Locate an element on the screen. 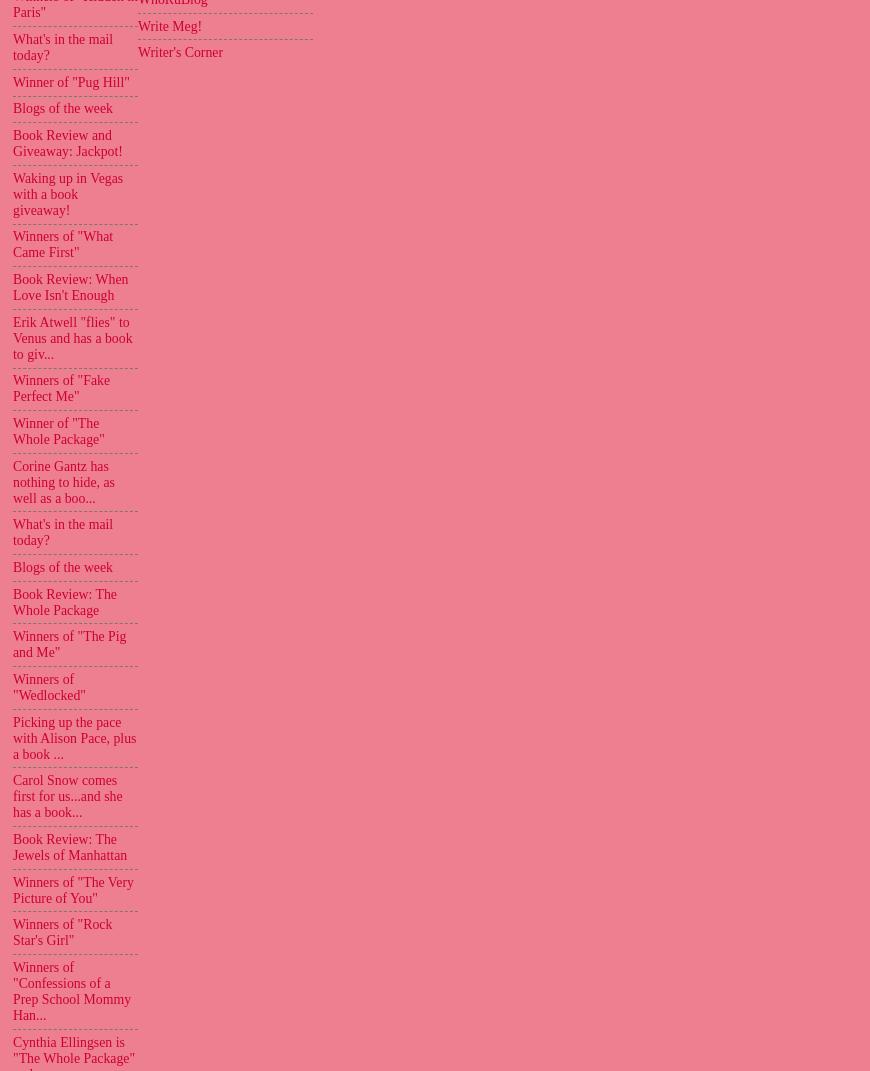  'Winners of "The Pig and Me"' is located at coordinates (11, 643).